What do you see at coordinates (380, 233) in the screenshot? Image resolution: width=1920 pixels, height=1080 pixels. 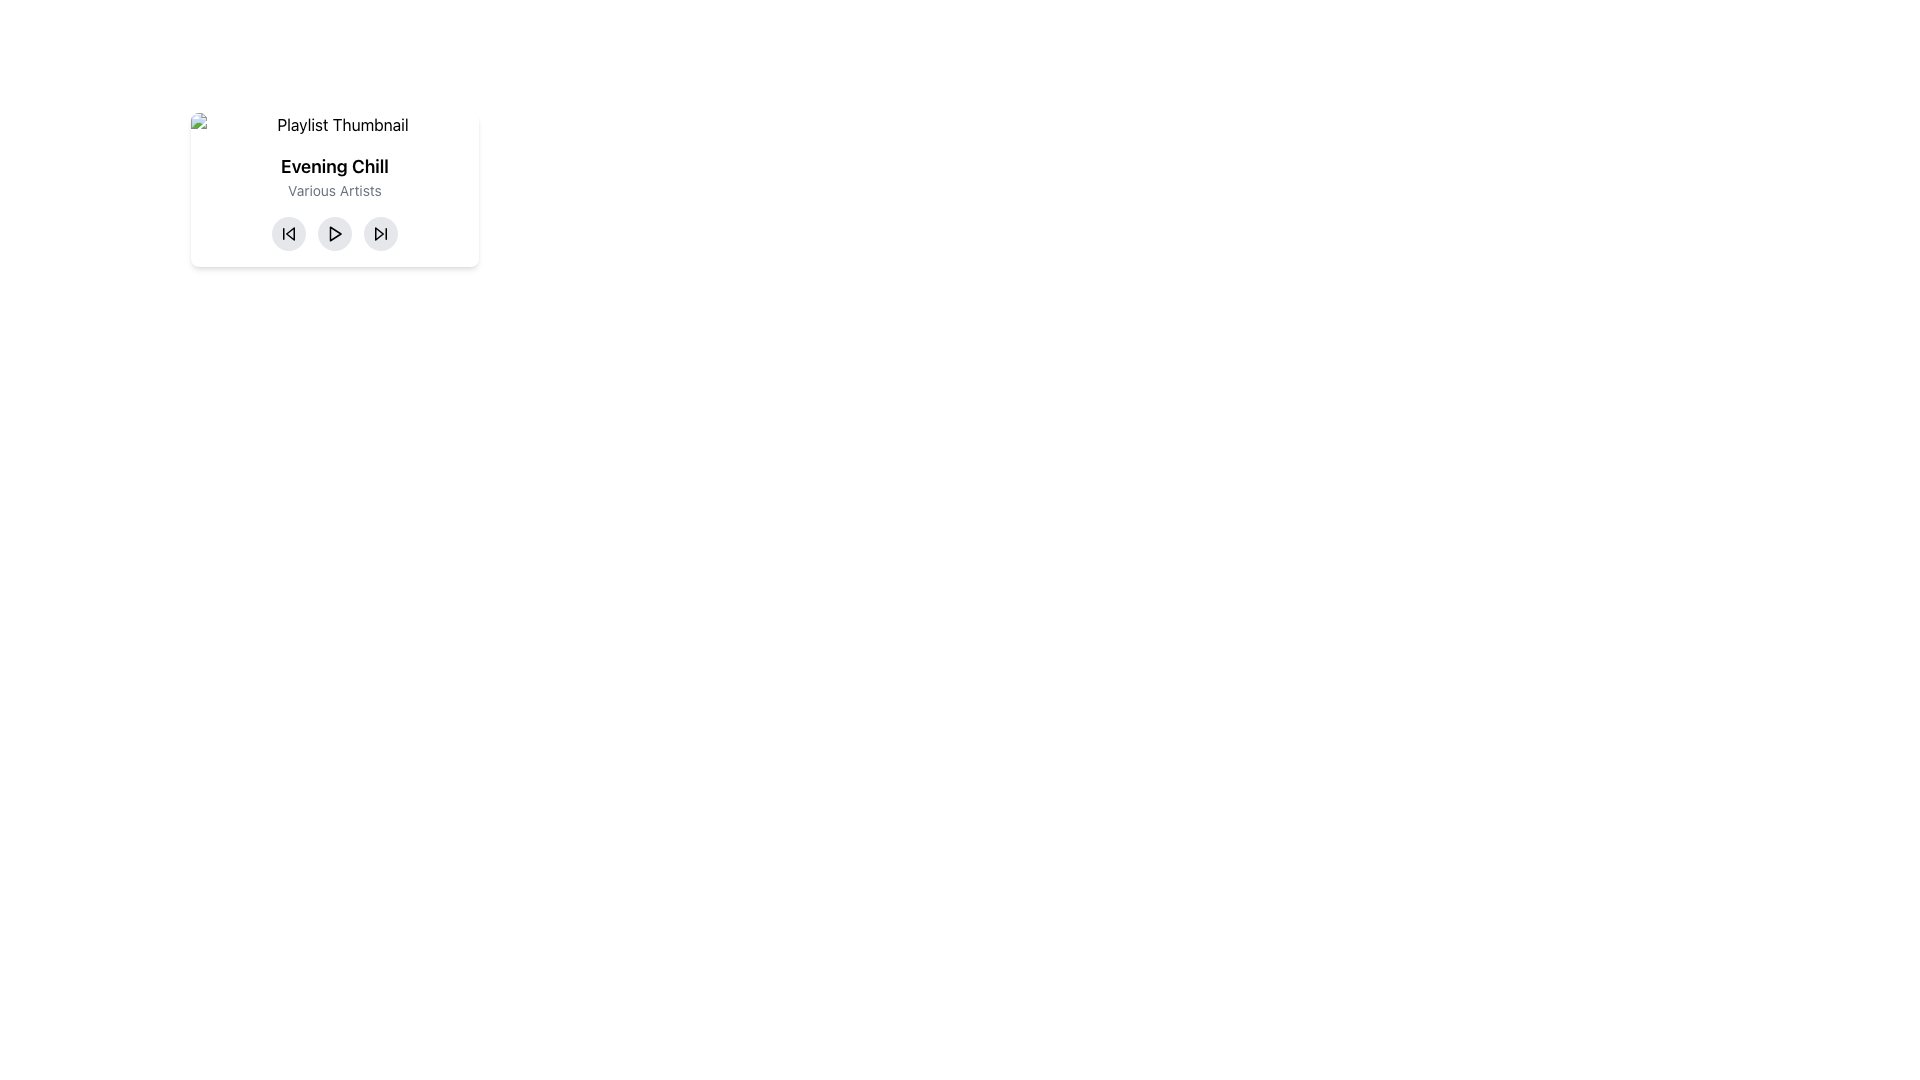 I see `the forward-skip icon, which is a small icon resembling two triangles pointing right followed by a vertical bar, located inside a circular button with a light gray background` at bounding box center [380, 233].